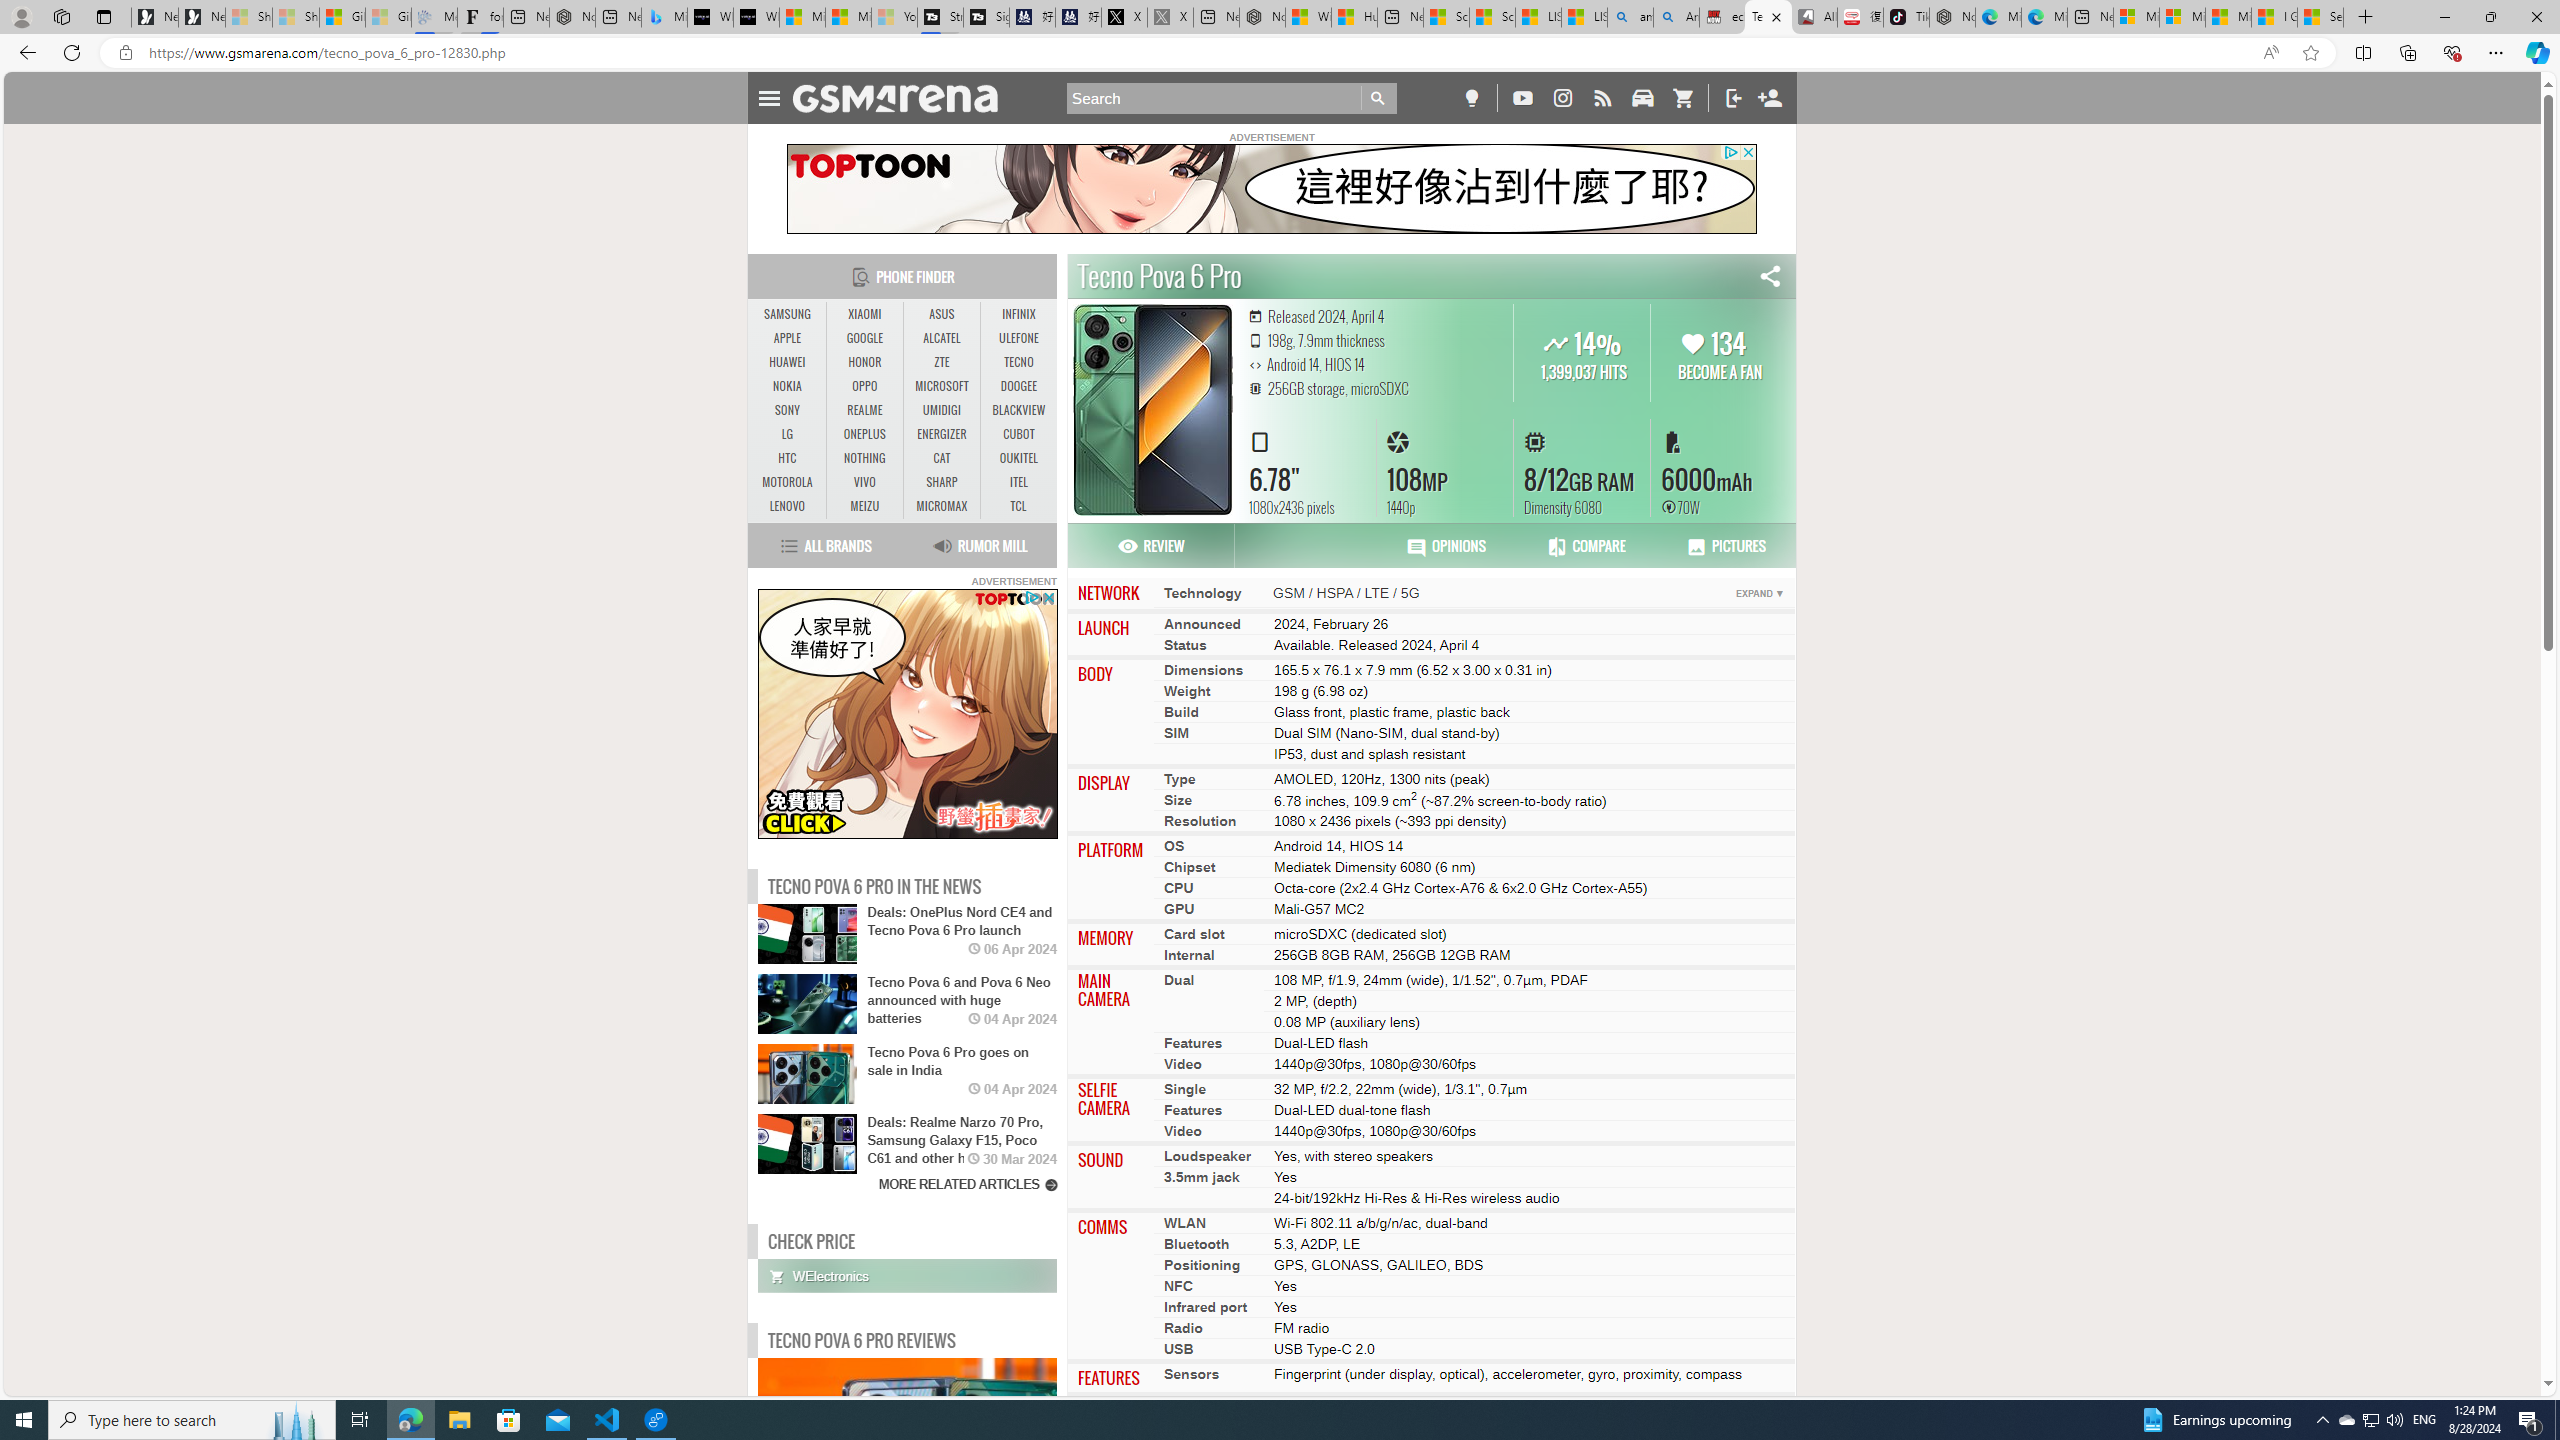 The image size is (2560, 1440). Describe the element at coordinates (1202, 623) in the screenshot. I see `'Announced'` at that location.